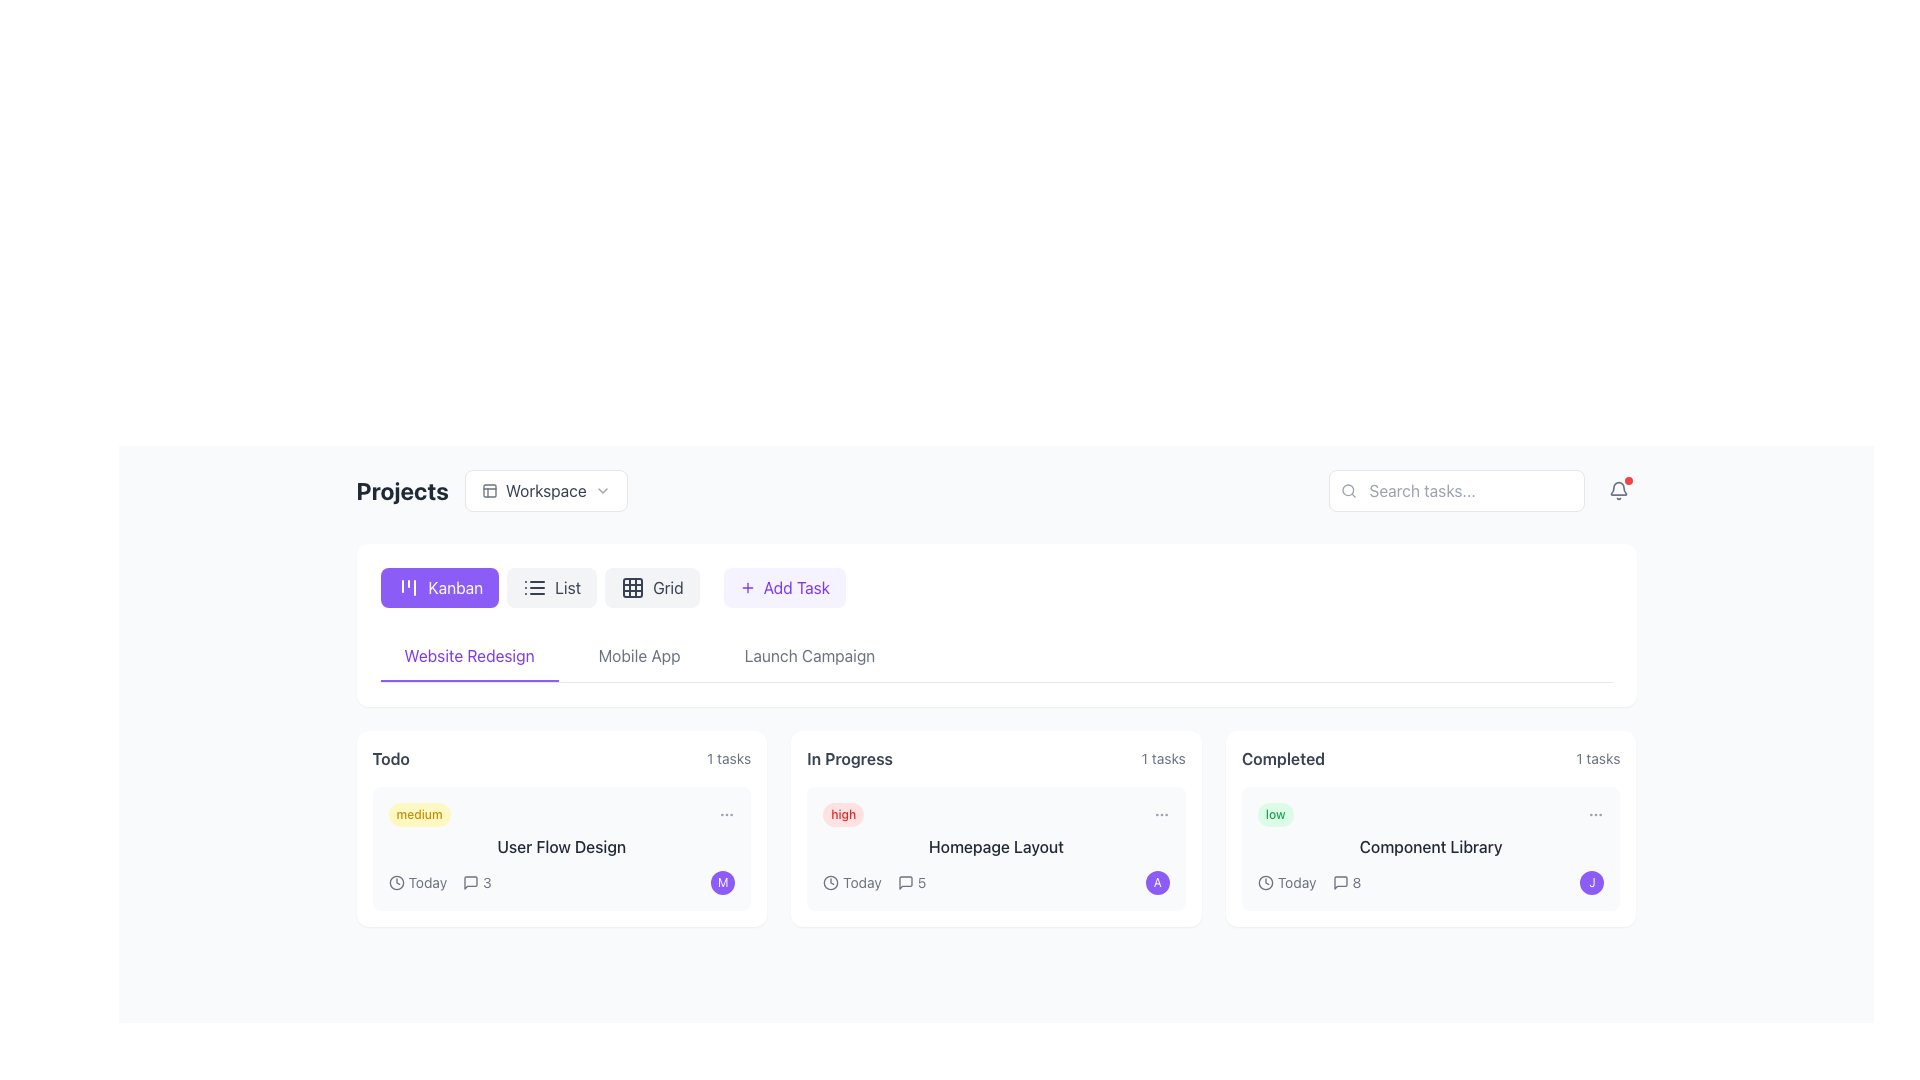  Describe the element at coordinates (560, 847) in the screenshot. I see `text content of the label positioned in the center of a task card within the 'To Do' column, below the yellow 'medium' label` at that location.